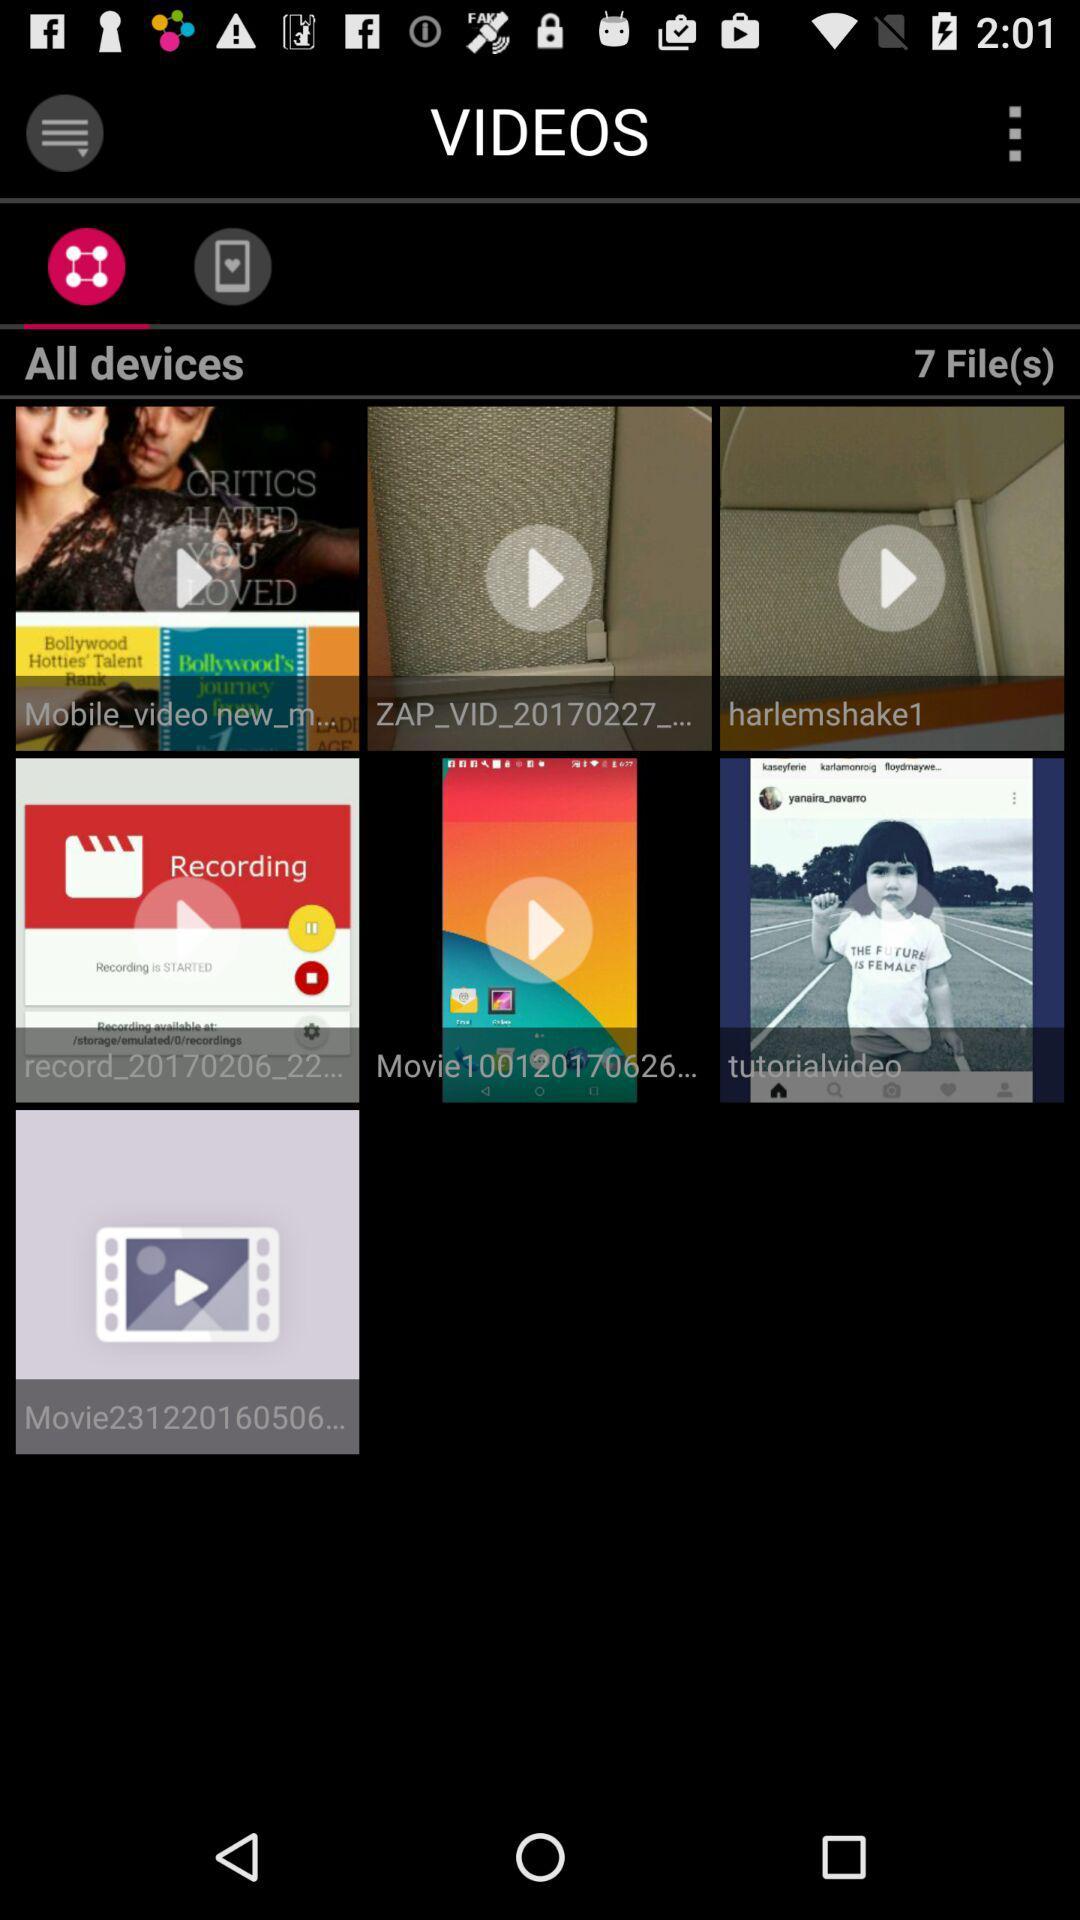 The height and width of the screenshot is (1920, 1080). Describe the element at coordinates (63, 141) in the screenshot. I see `the menu icon` at that location.